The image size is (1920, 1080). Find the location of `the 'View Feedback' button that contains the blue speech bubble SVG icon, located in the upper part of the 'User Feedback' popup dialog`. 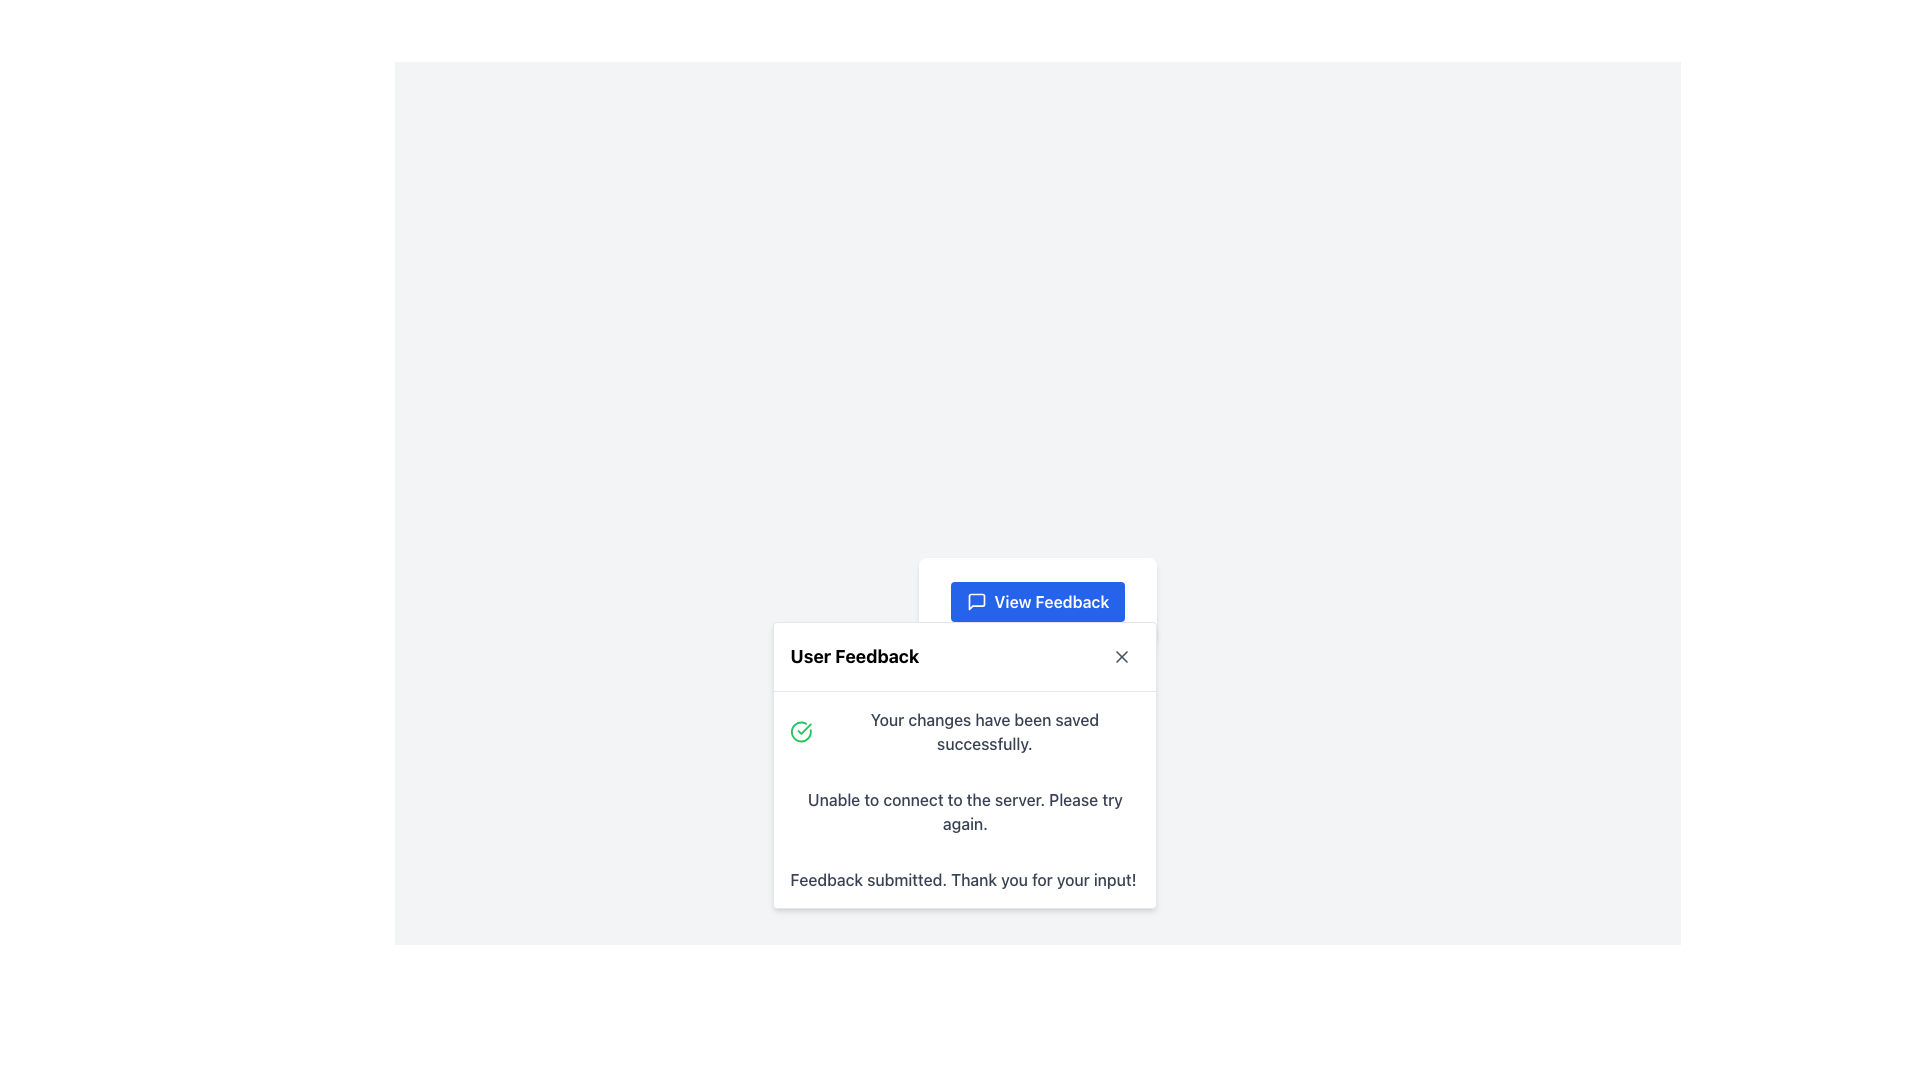

the 'View Feedback' button that contains the blue speech bubble SVG icon, located in the upper part of the 'User Feedback' popup dialog is located at coordinates (976, 600).